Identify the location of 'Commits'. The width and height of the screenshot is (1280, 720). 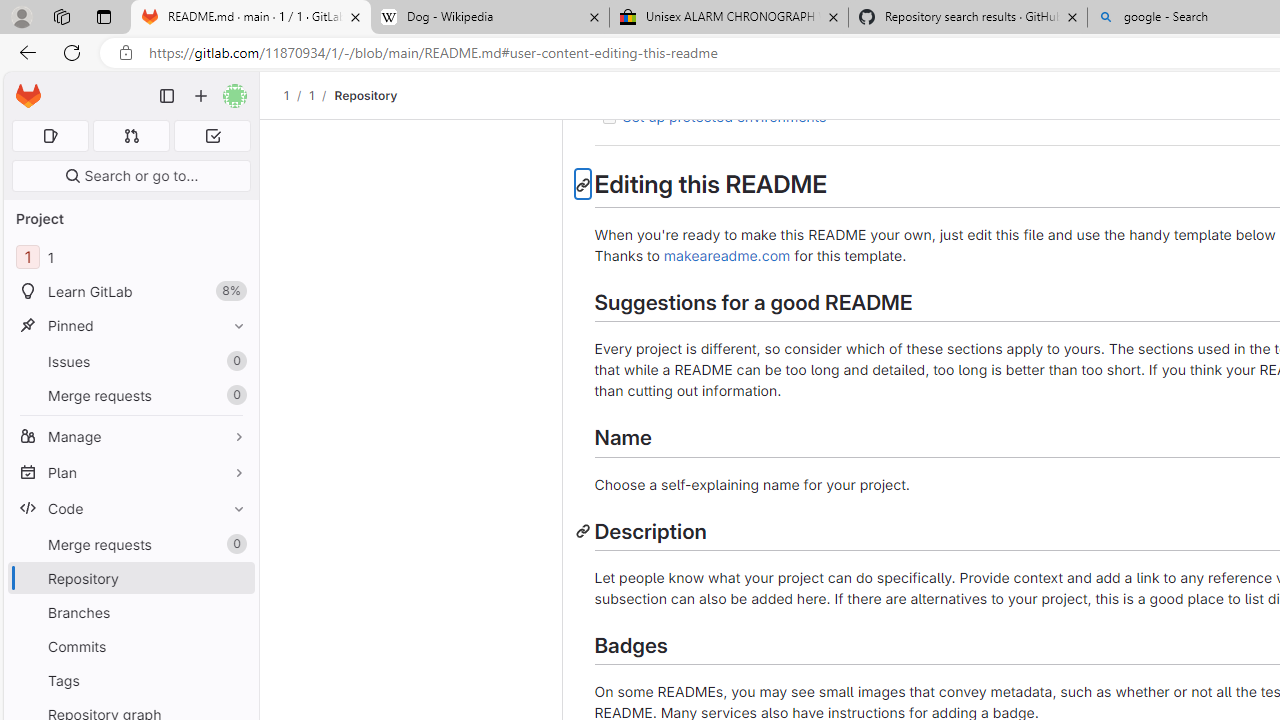
(130, 646).